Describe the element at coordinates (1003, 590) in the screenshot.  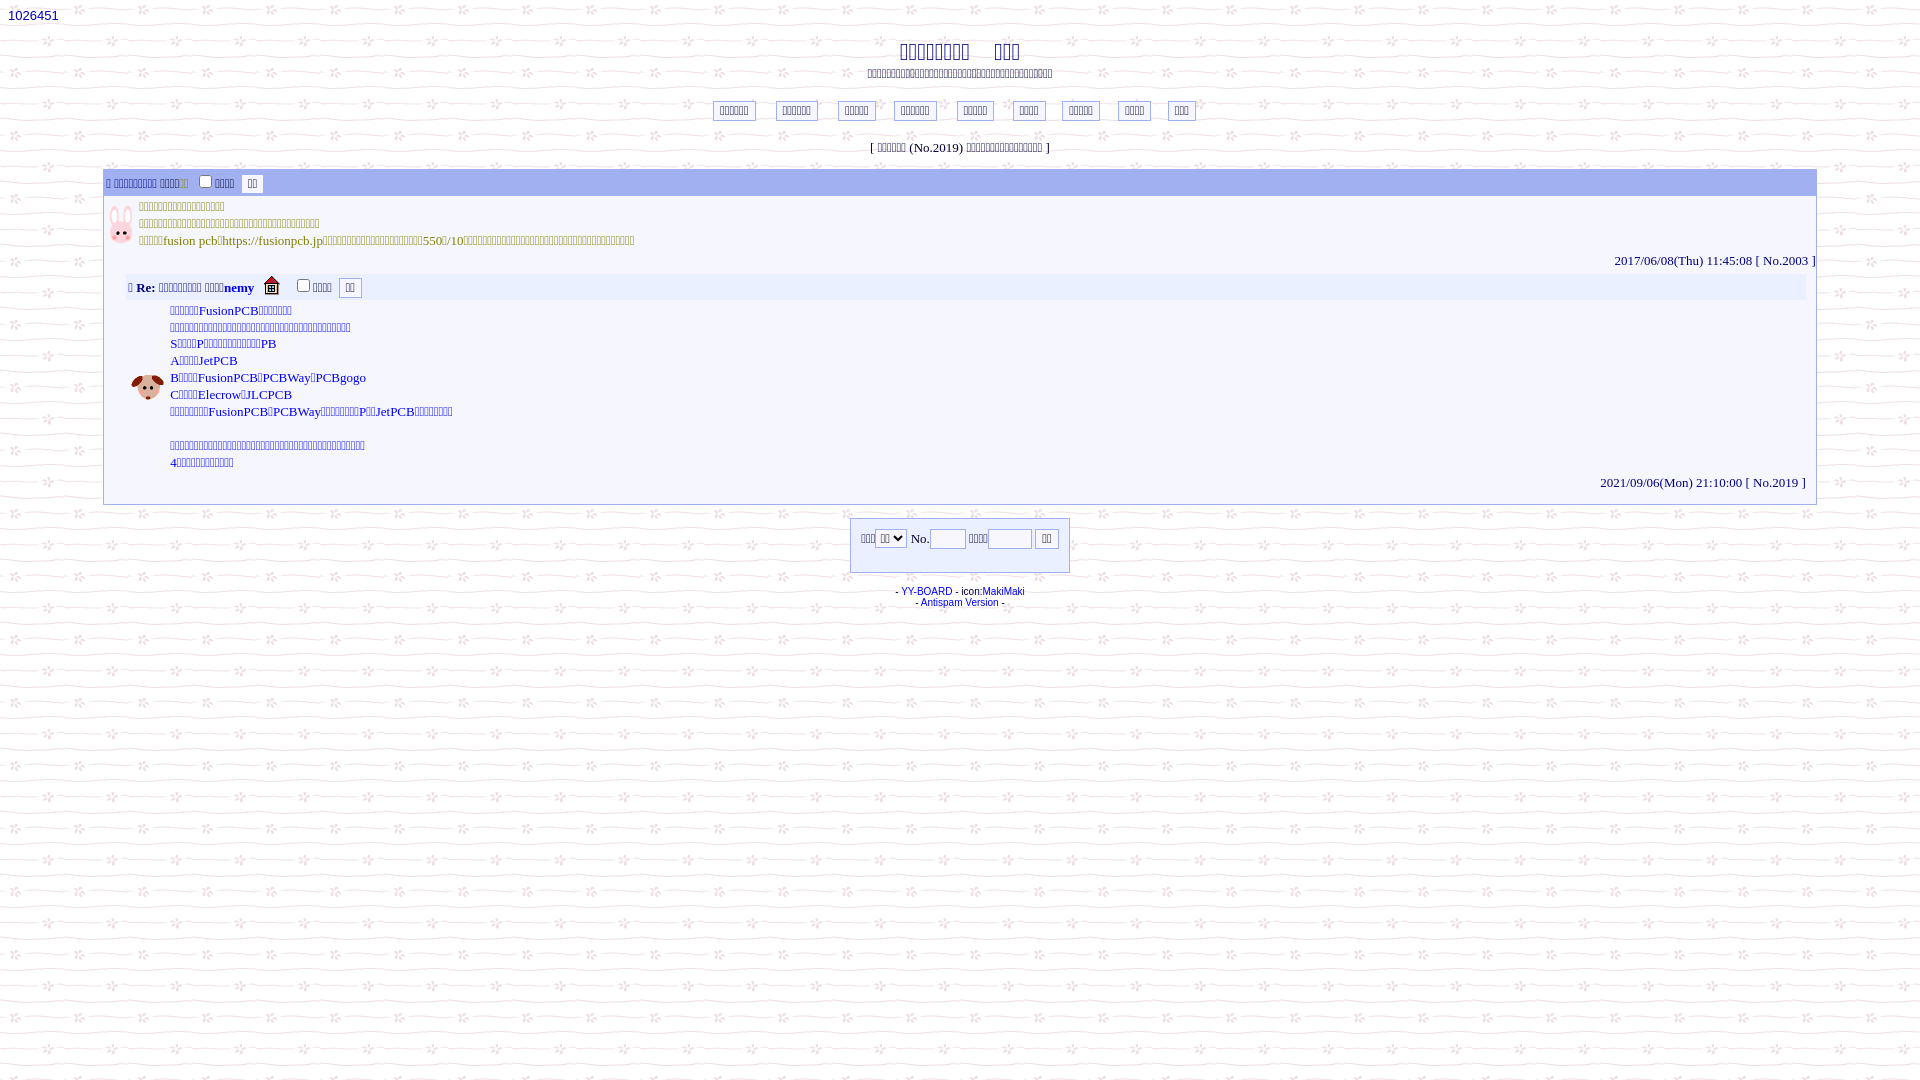
I see `'MakiMaki'` at that location.